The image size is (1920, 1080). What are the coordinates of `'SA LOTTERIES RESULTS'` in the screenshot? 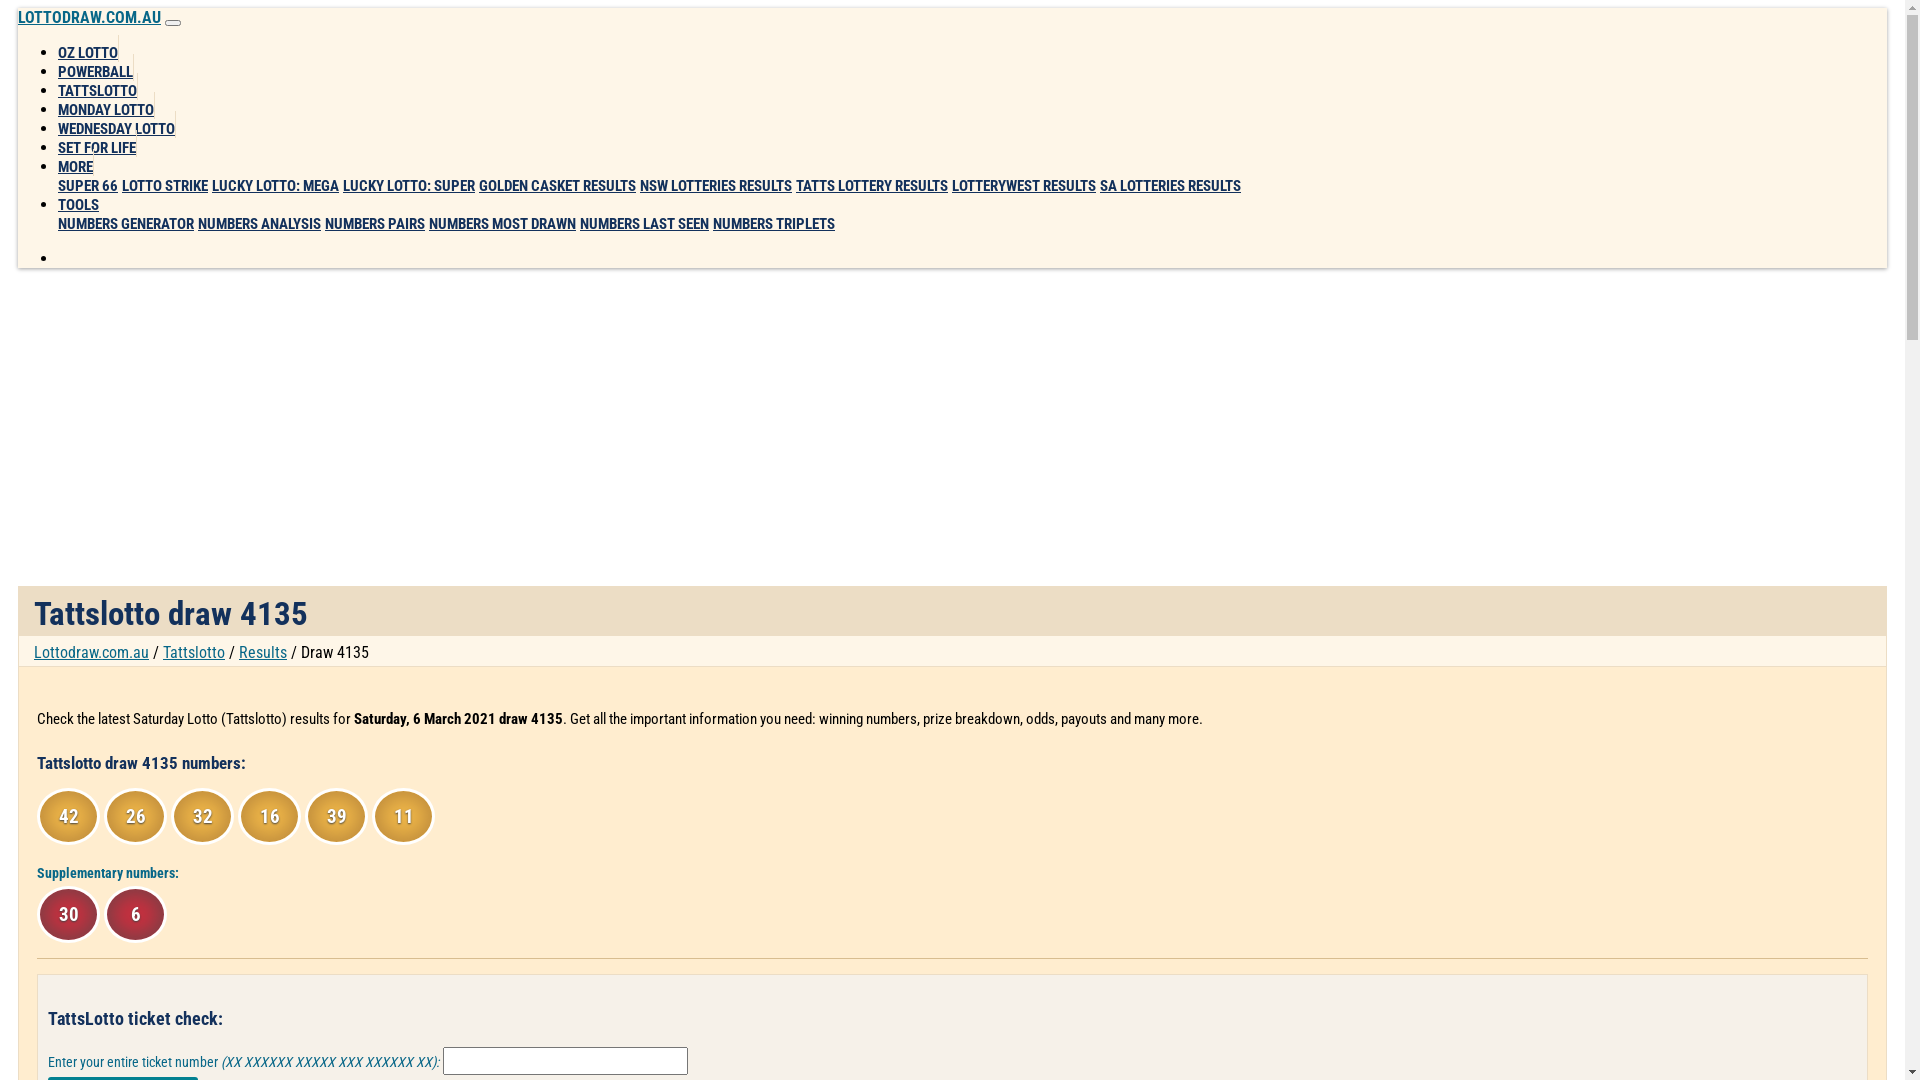 It's located at (1170, 185).